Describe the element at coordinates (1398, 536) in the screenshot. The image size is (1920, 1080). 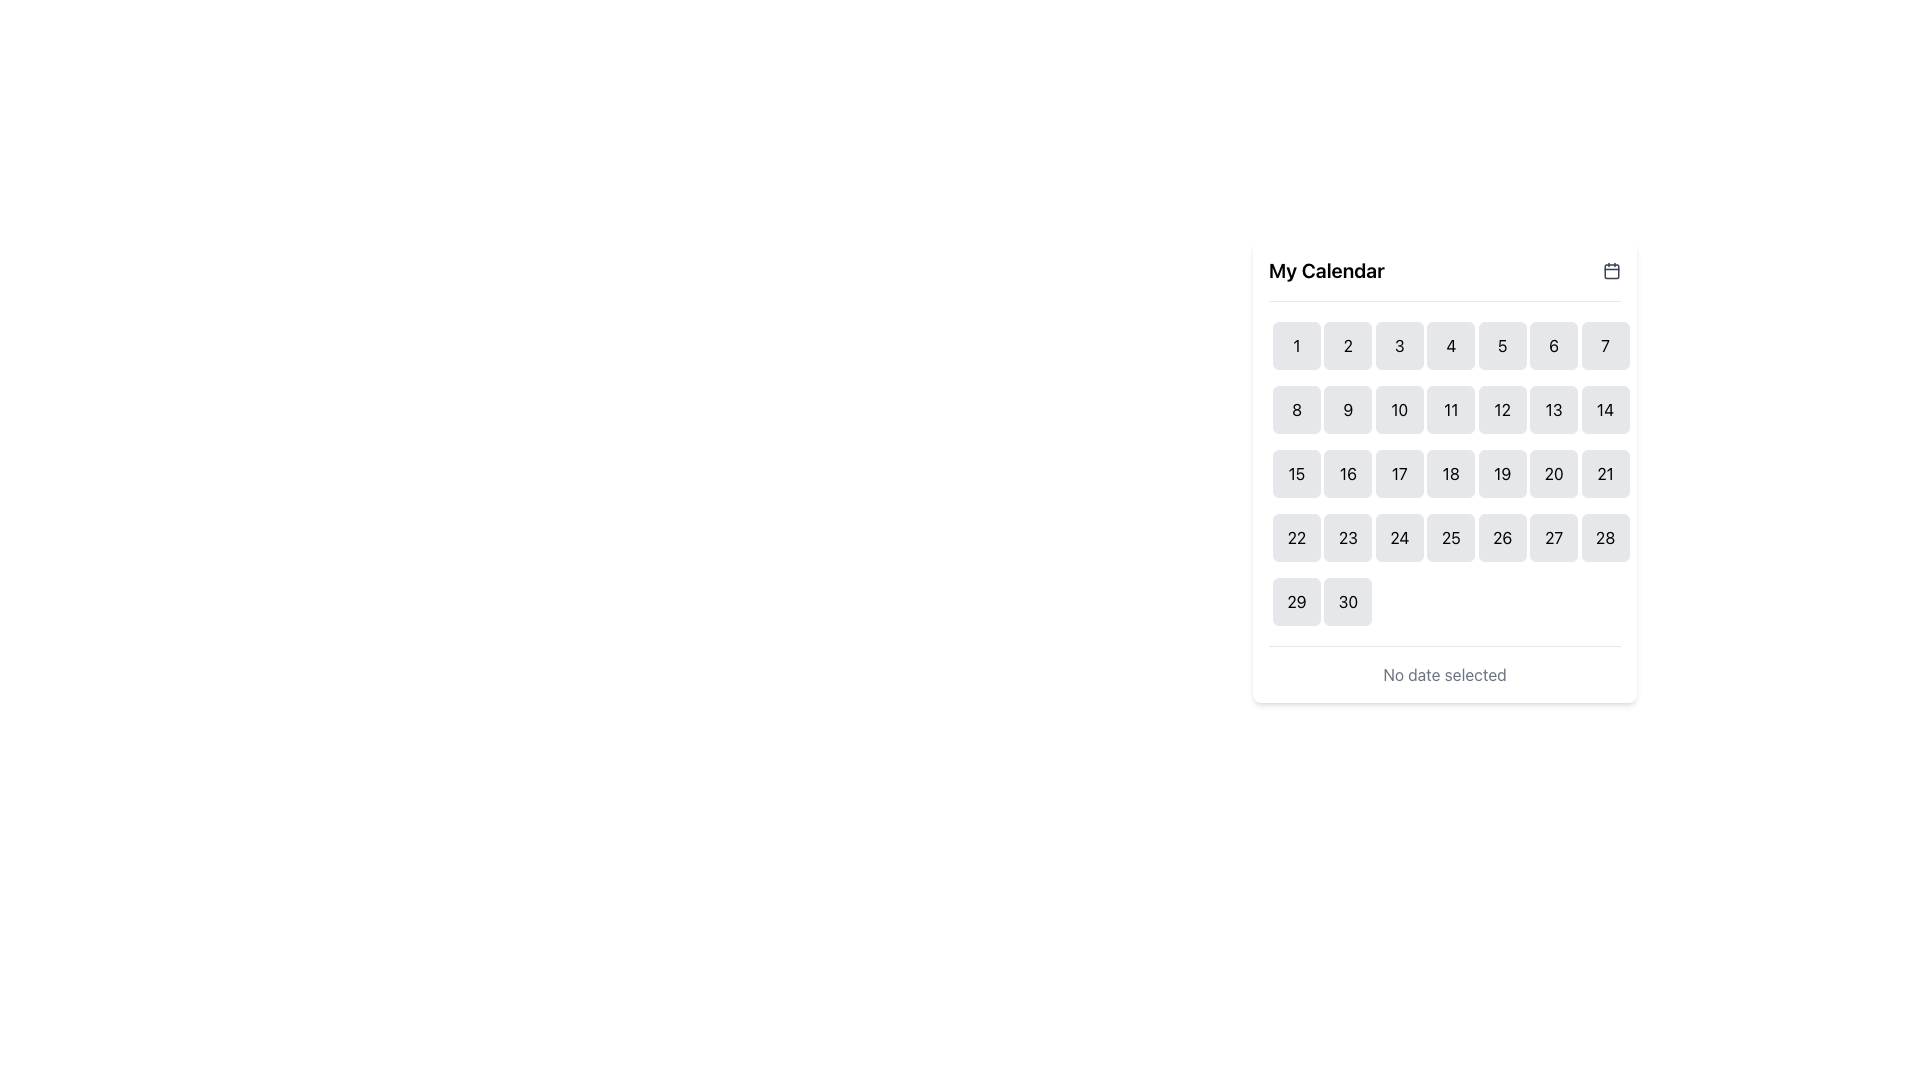
I see `the square button with a light gray background and the number '24' in black text, located in the fourth column of the fourth row in the calendar grid layout` at that location.